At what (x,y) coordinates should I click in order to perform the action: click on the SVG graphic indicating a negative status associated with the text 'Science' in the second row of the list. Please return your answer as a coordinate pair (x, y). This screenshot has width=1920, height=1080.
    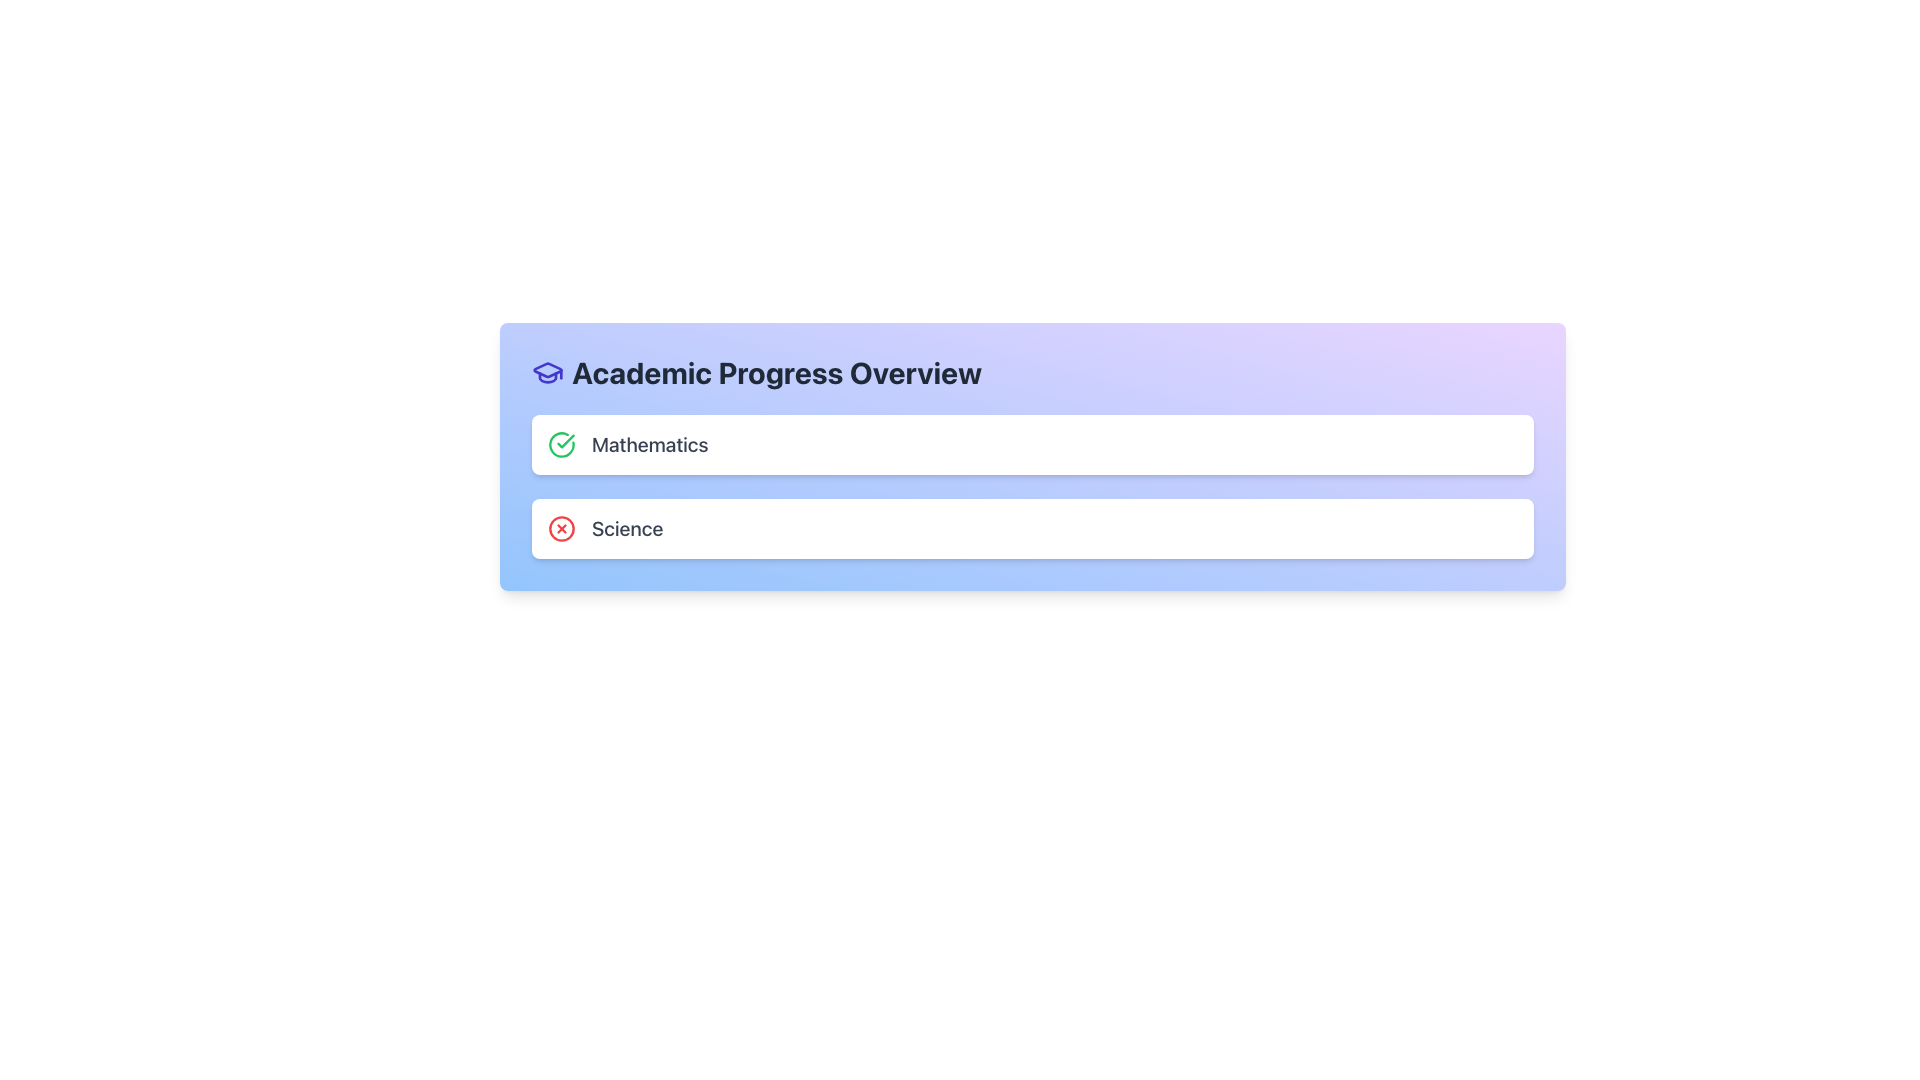
    Looking at the image, I should click on (560, 527).